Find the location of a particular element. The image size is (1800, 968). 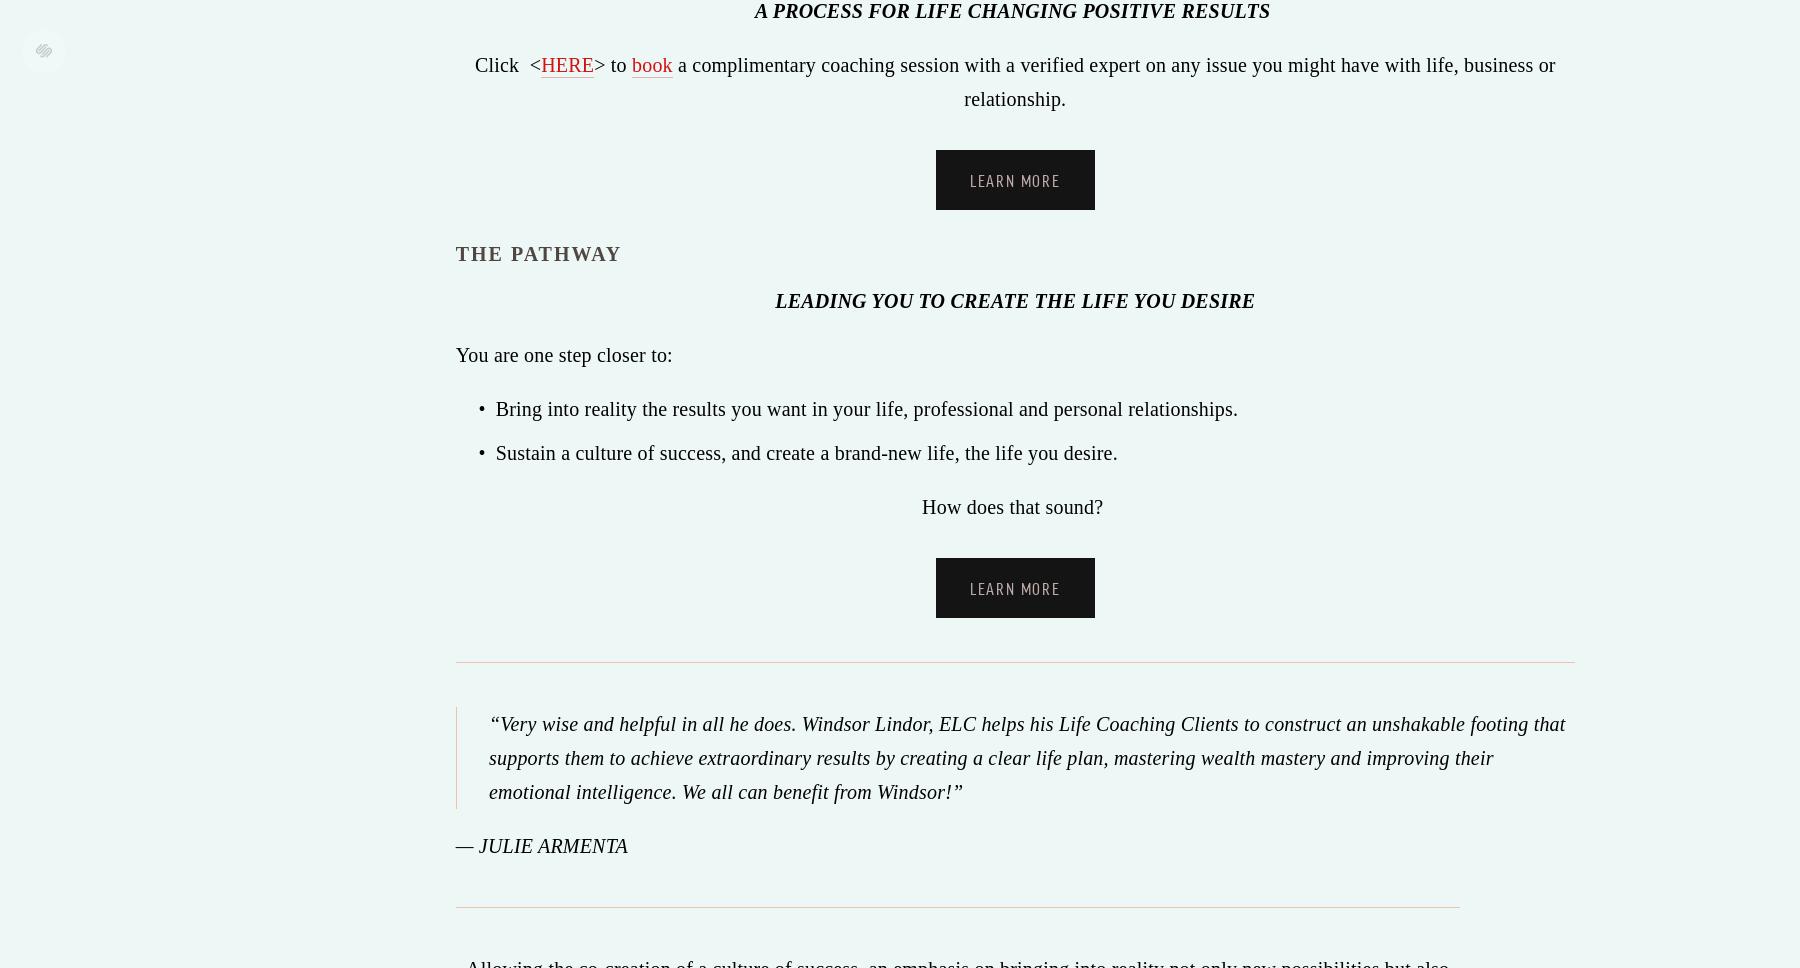

'How does that sound?' is located at coordinates (920, 505).